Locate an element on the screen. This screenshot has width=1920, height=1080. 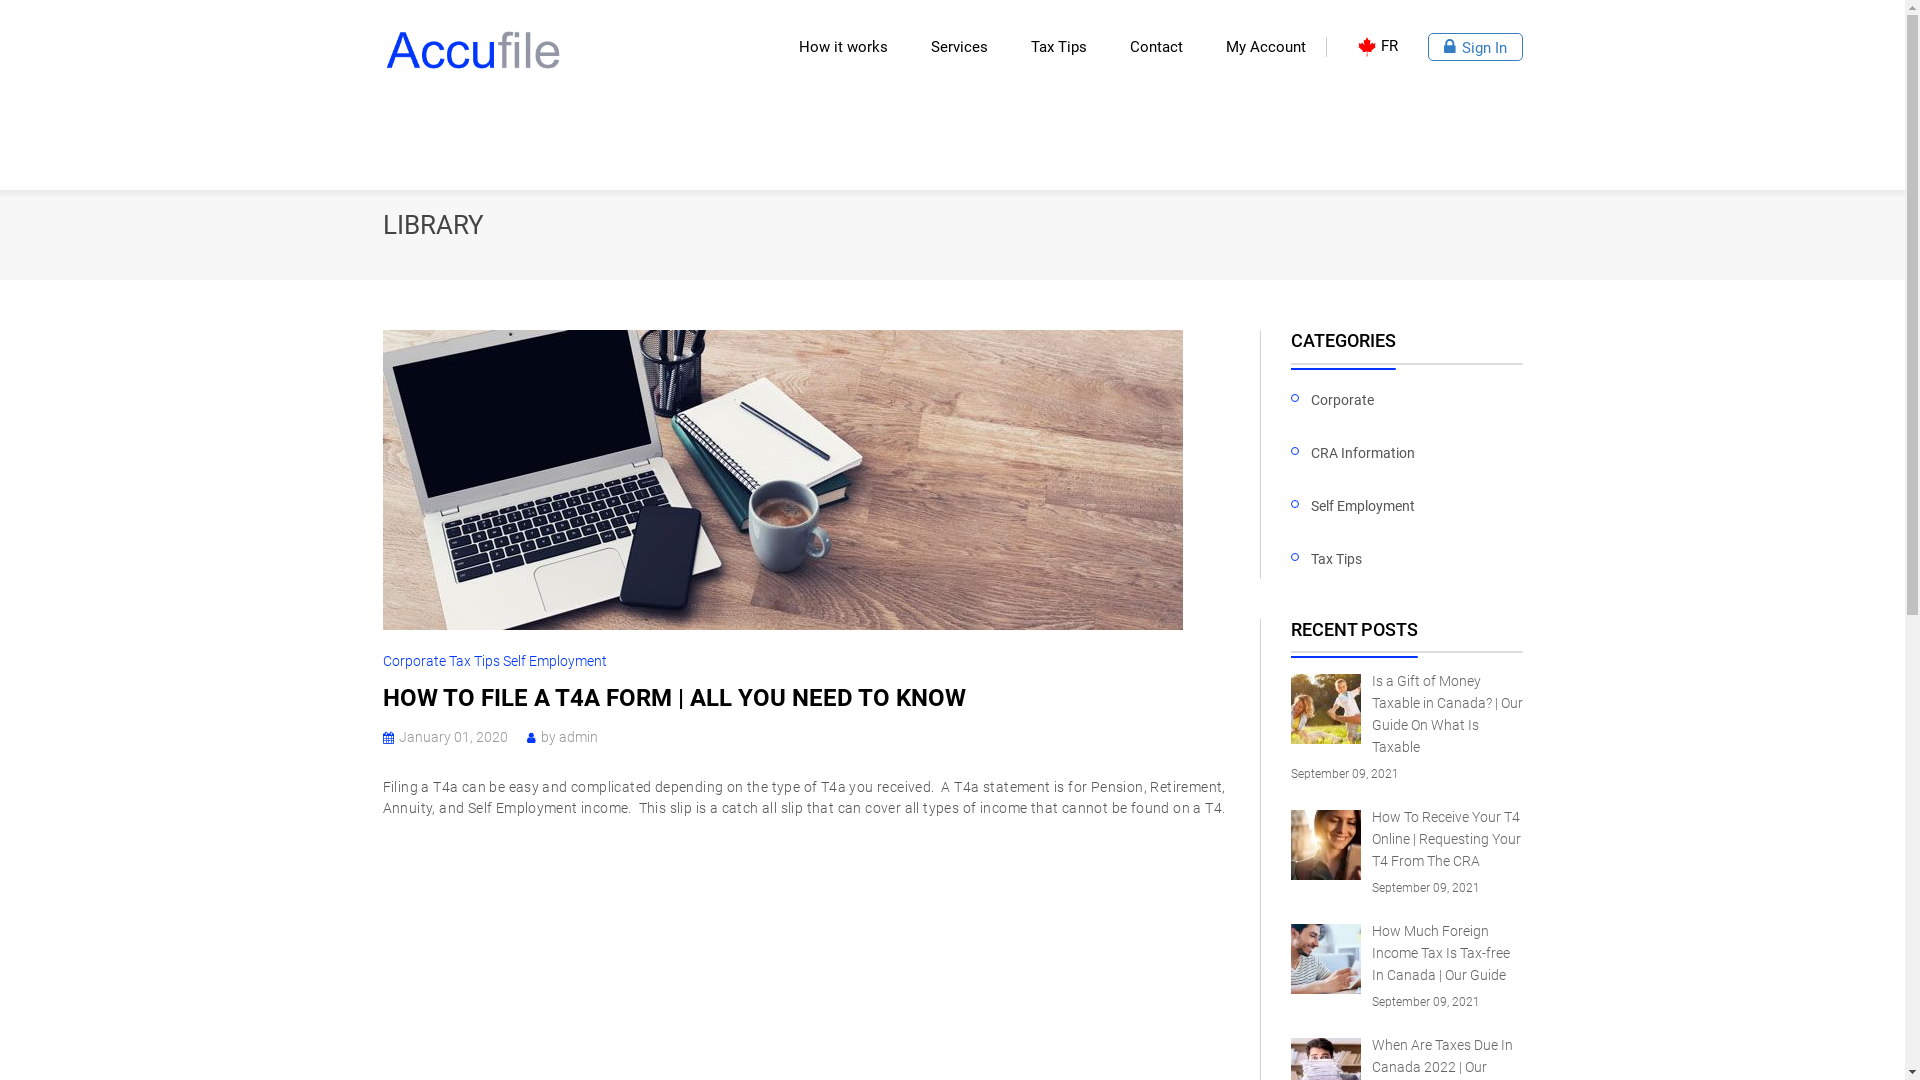
'Tax Tips' is located at coordinates (1336, 559).